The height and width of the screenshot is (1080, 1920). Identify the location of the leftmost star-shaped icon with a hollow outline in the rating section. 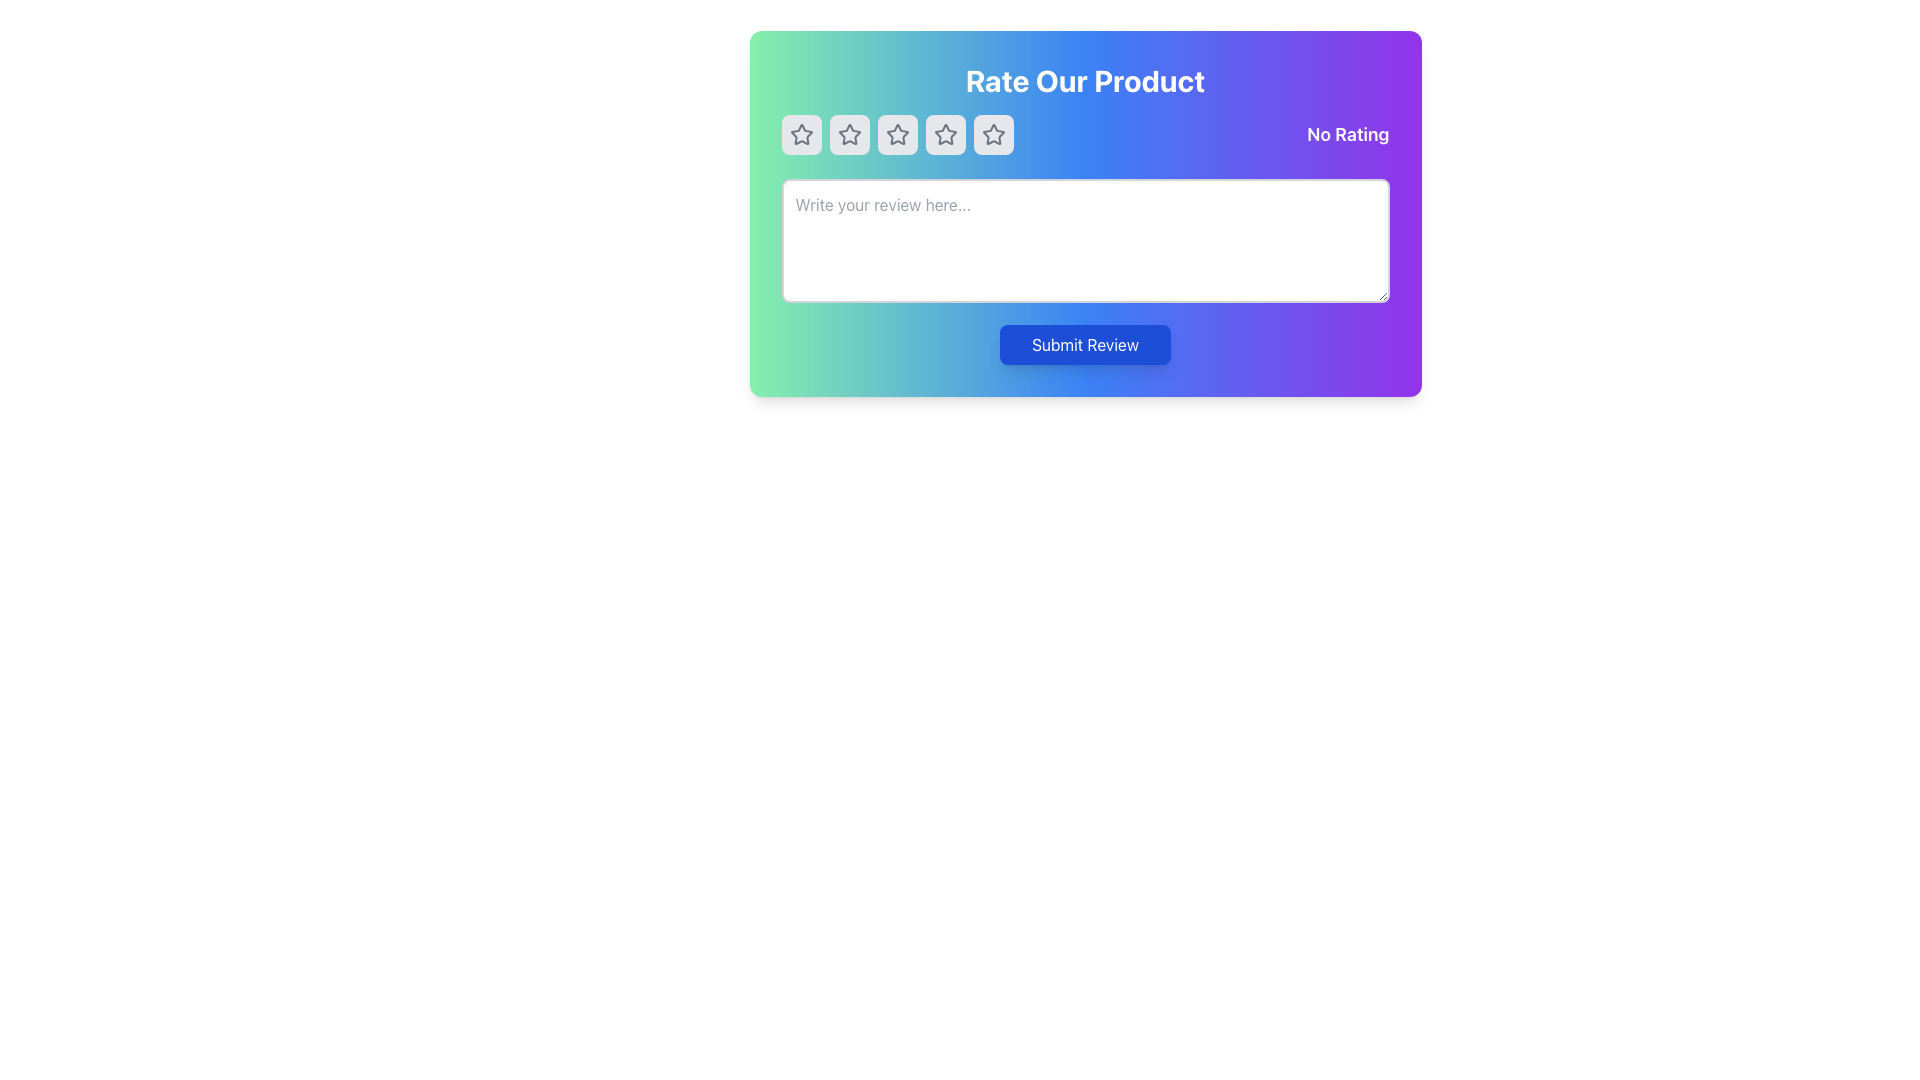
(801, 134).